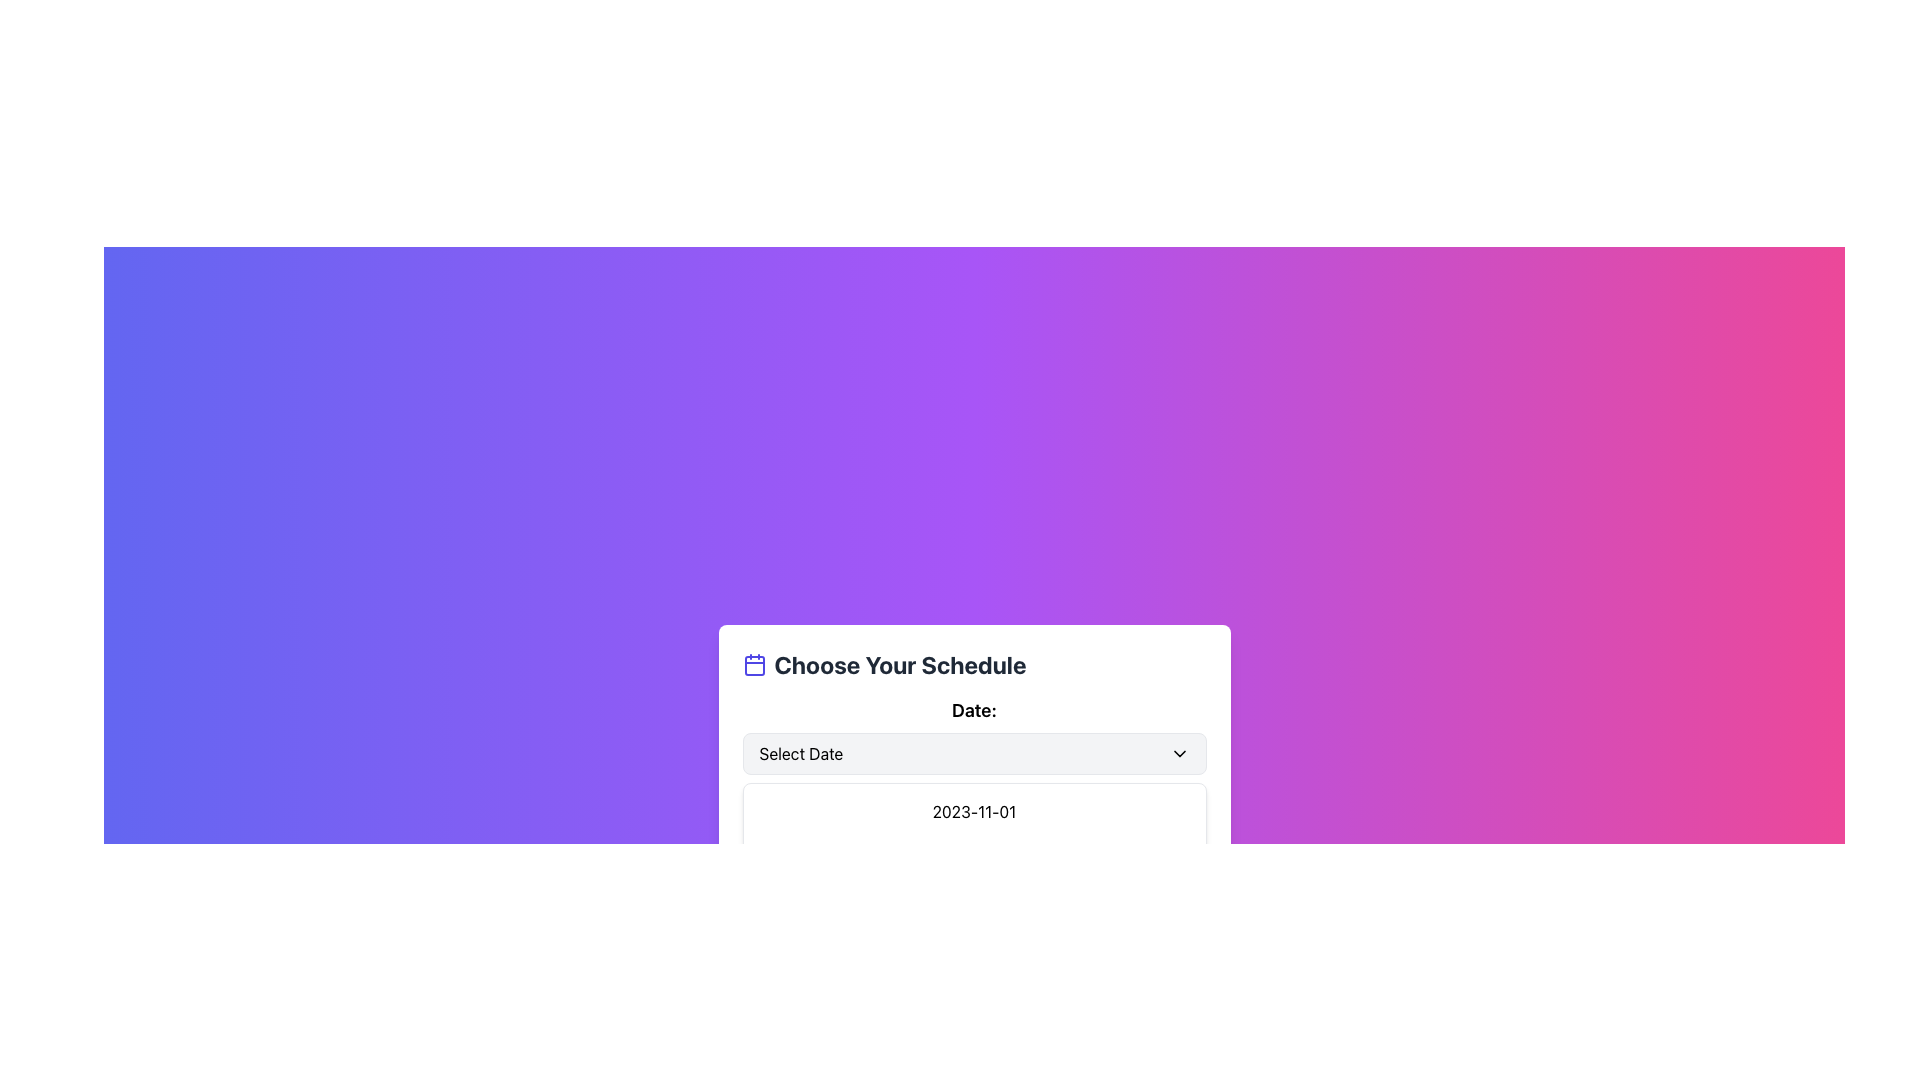  Describe the element at coordinates (974, 812) in the screenshot. I see `the text label displaying the date '2023-11-01' which is the first date option under the 'Select Date' dropdown` at that location.